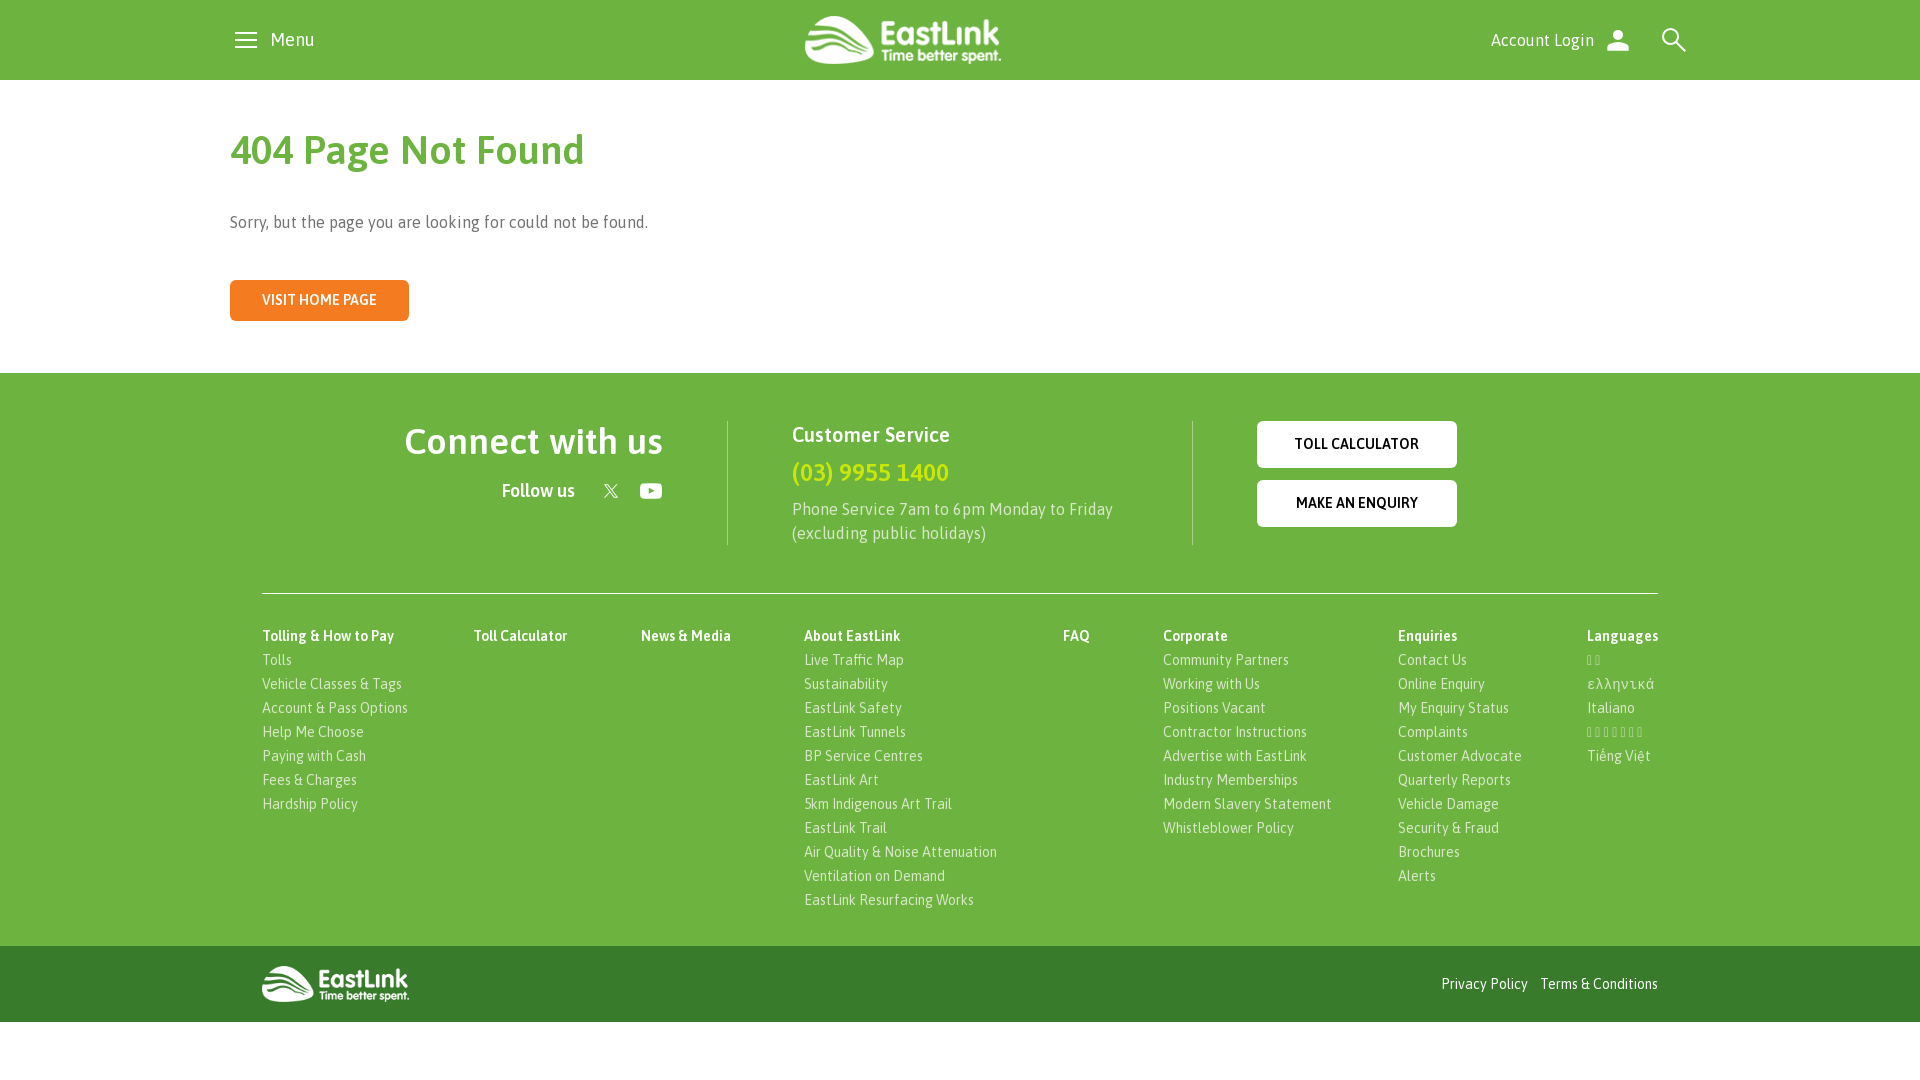 The width and height of the screenshot is (1920, 1080). I want to click on 'Account & Pass Options', so click(342, 707).